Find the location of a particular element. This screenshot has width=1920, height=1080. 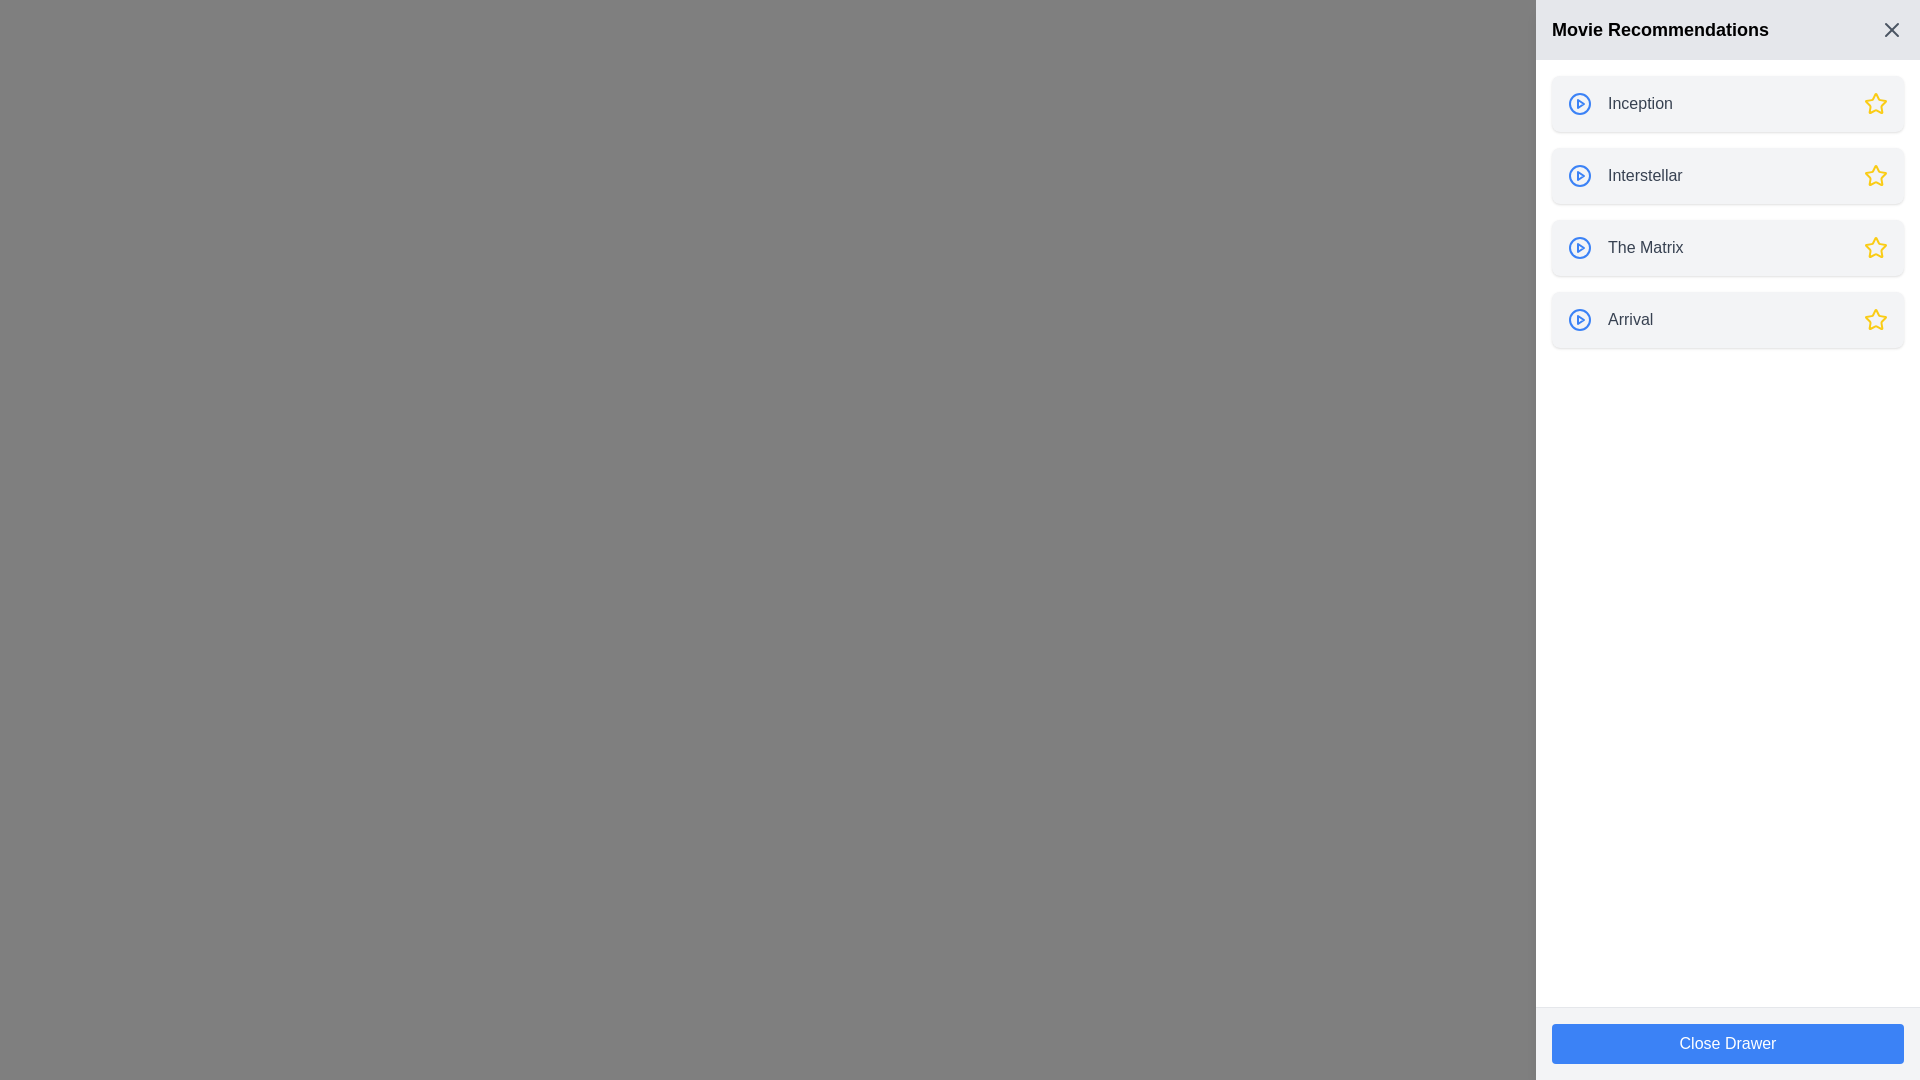

the circular SVG element that is part of the play button icon for the 'Arrival' movie recommendation entry located at the bottom of the sidebar panel is located at coordinates (1578, 319).